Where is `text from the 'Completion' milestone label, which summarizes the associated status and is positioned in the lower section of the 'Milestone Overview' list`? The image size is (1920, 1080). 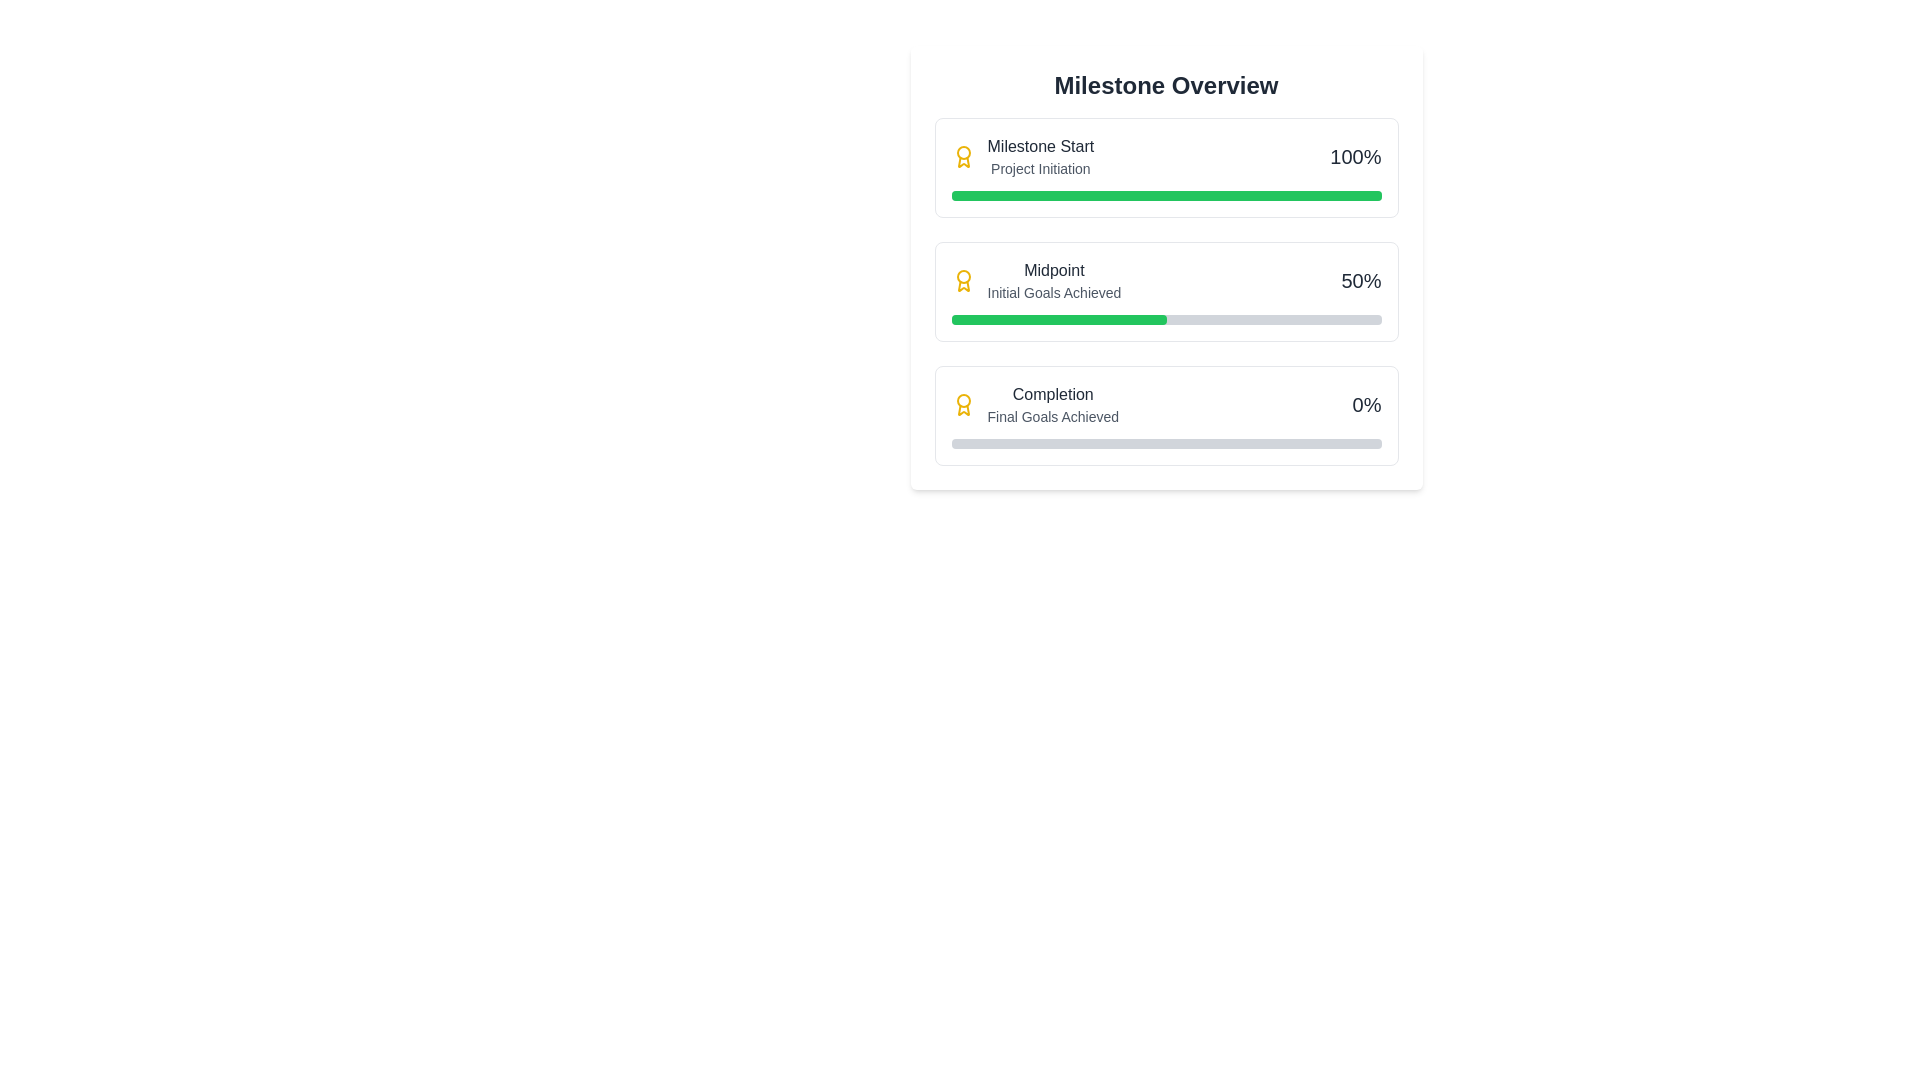
text from the 'Completion' milestone label, which summarizes the associated status and is positioned in the lower section of the 'Milestone Overview' list is located at coordinates (1052, 405).